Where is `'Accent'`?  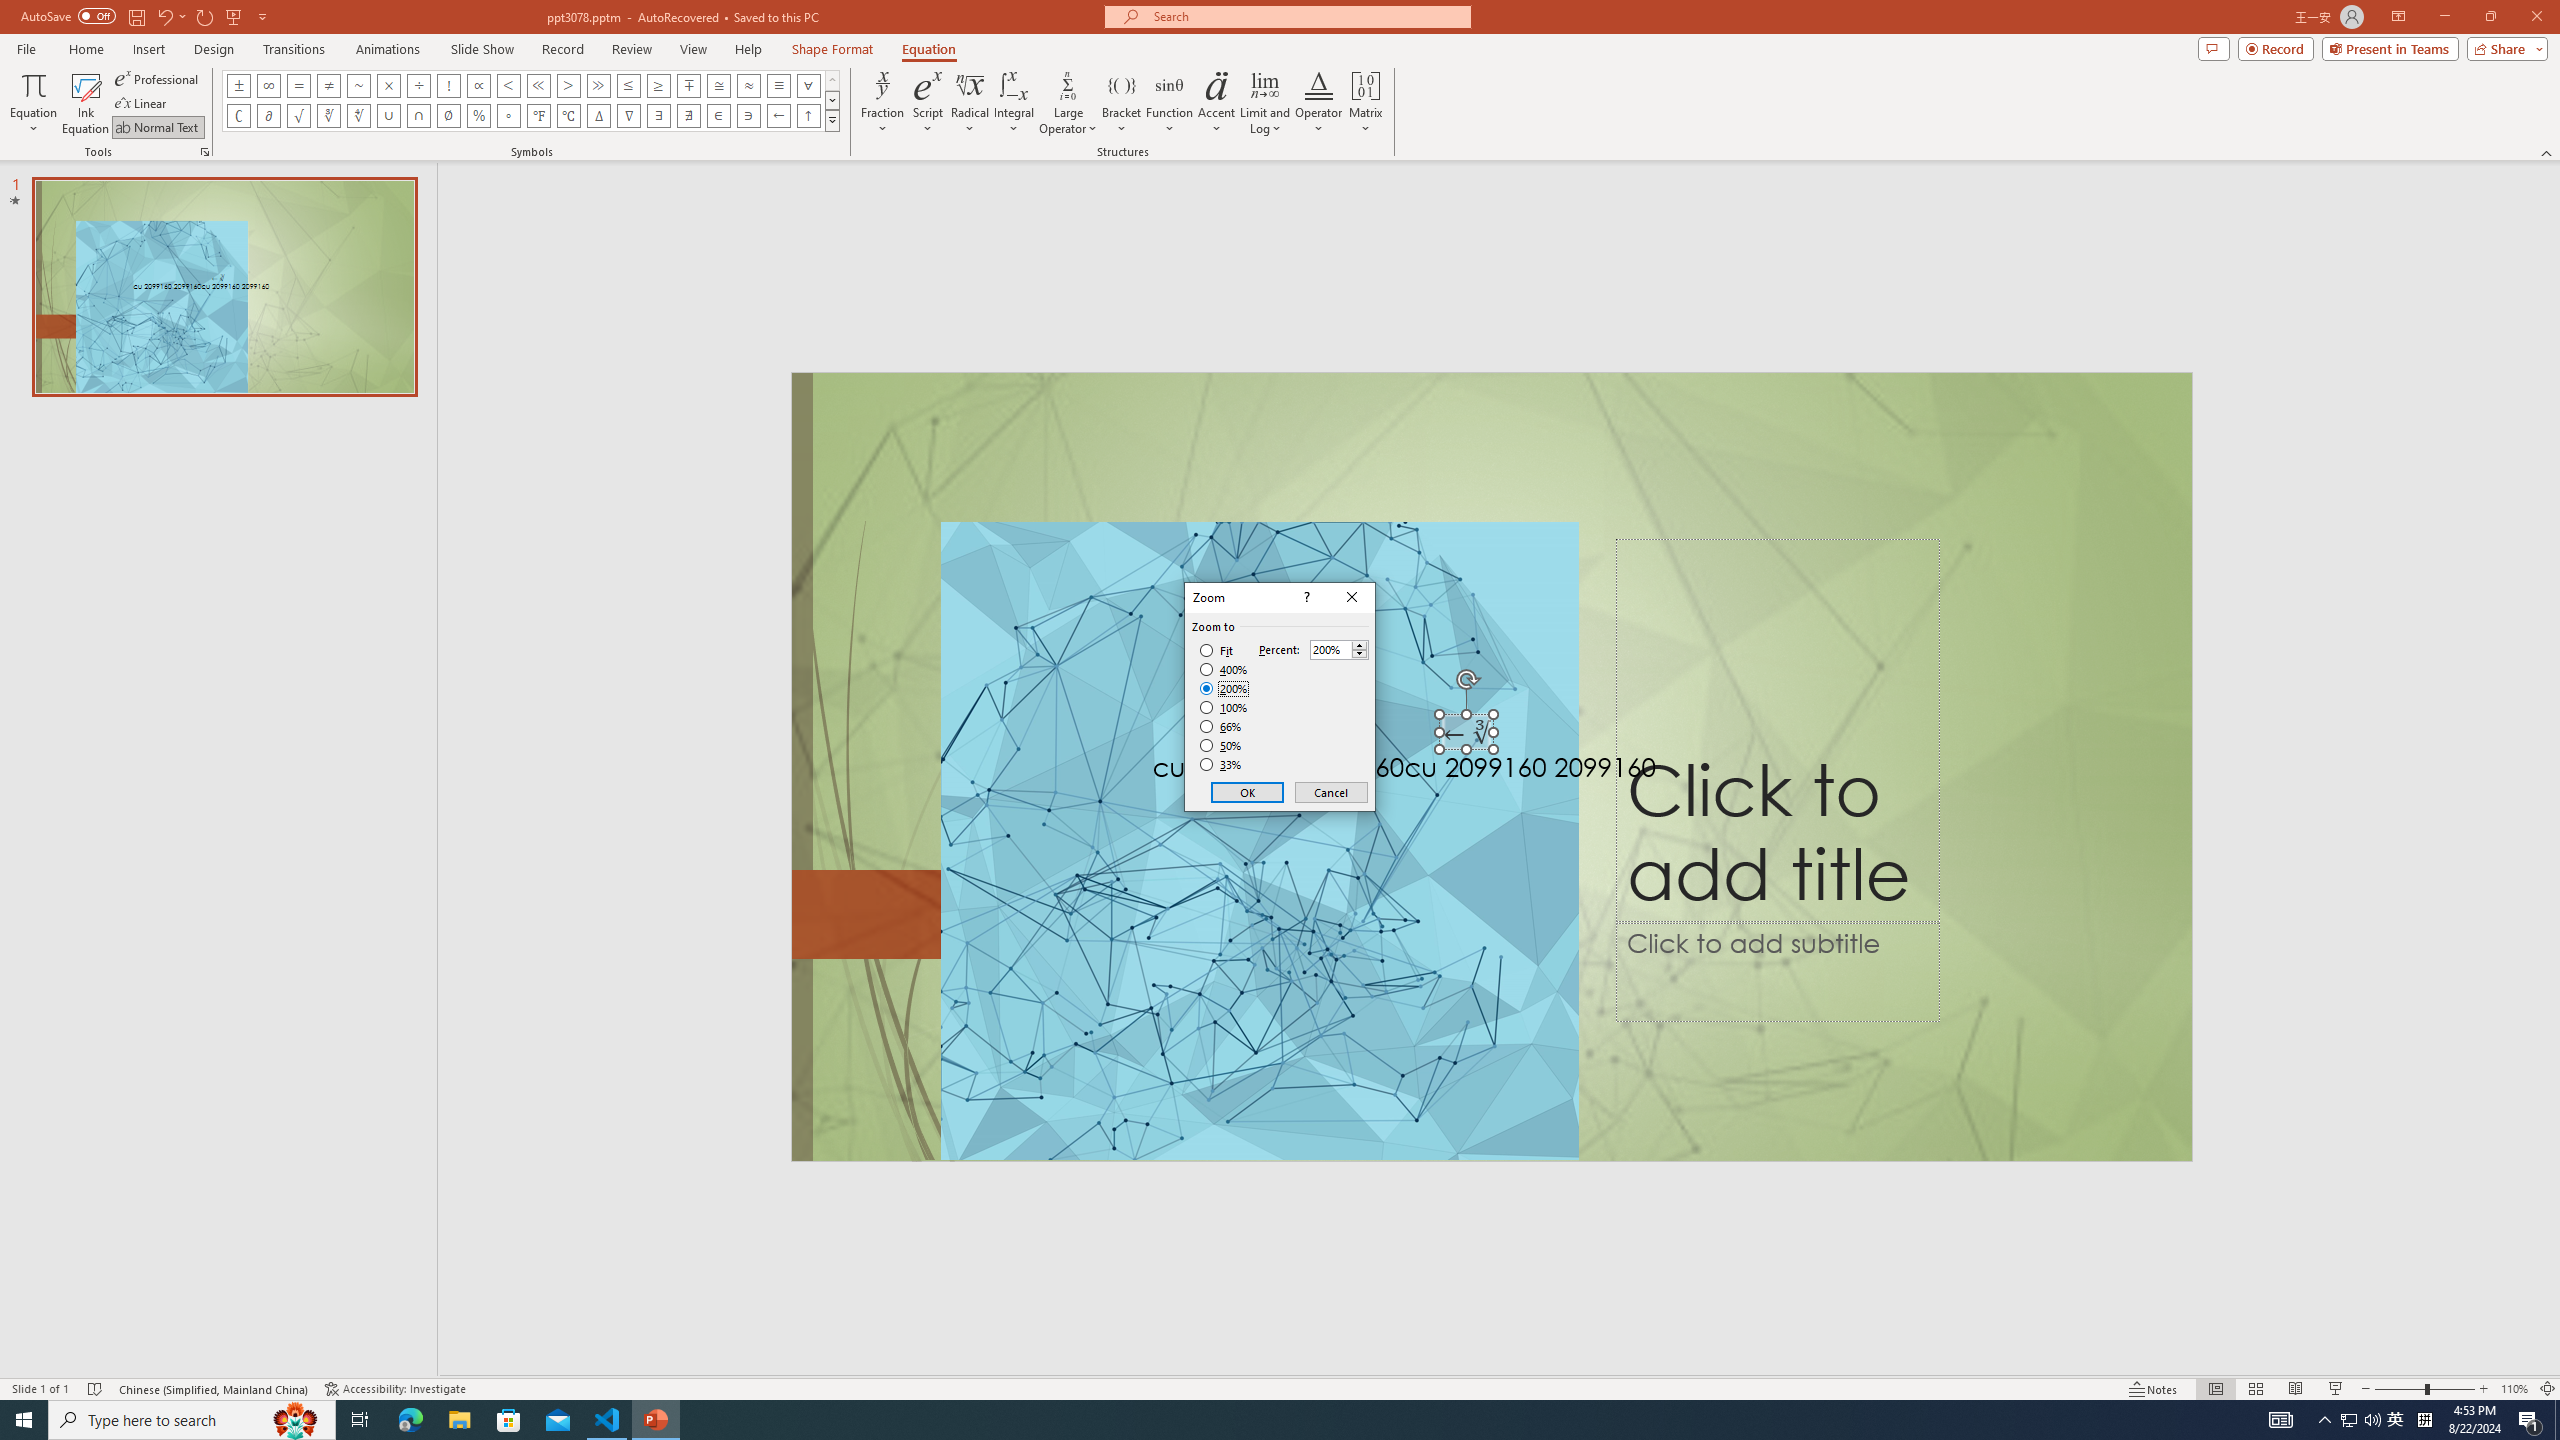 'Accent' is located at coordinates (1216, 103).